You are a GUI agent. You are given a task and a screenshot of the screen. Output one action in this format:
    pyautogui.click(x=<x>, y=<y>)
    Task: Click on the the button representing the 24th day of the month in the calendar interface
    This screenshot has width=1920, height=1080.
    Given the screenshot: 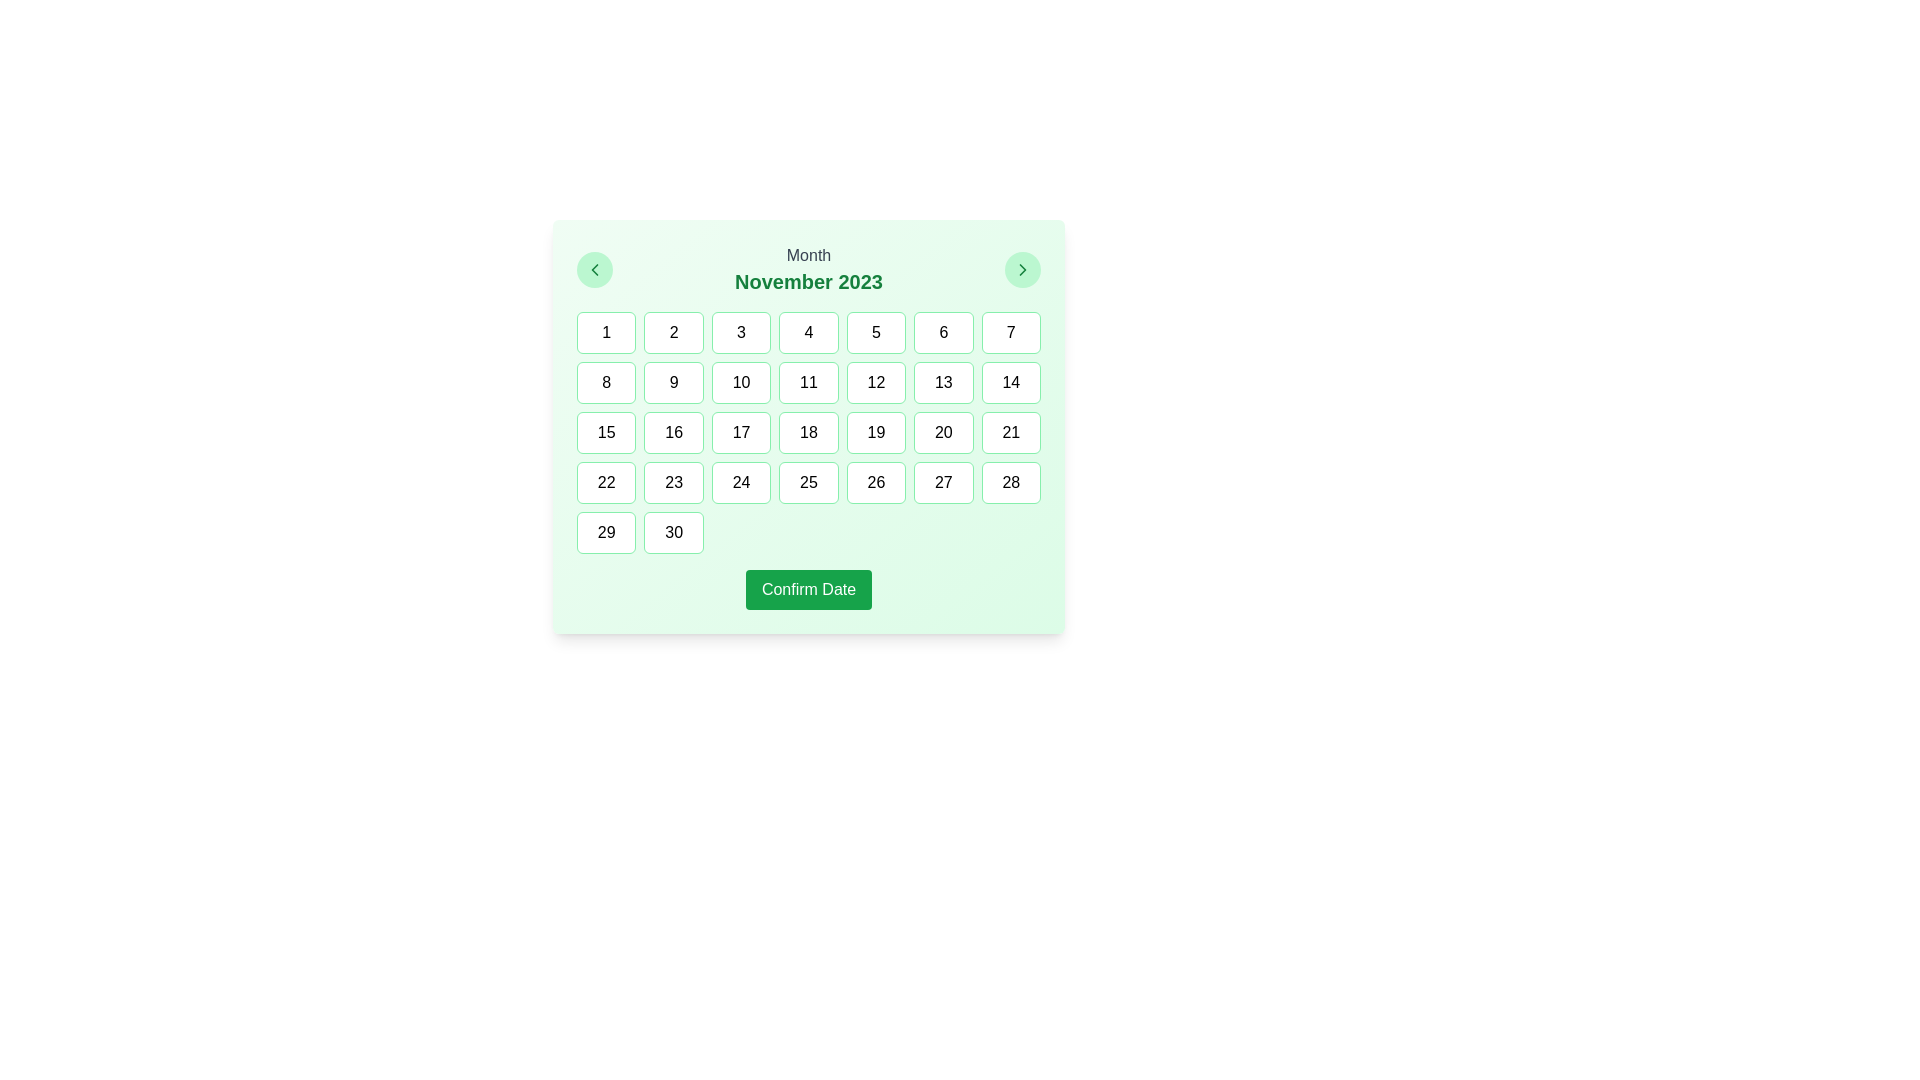 What is the action you would take?
    pyautogui.click(x=740, y=482)
    